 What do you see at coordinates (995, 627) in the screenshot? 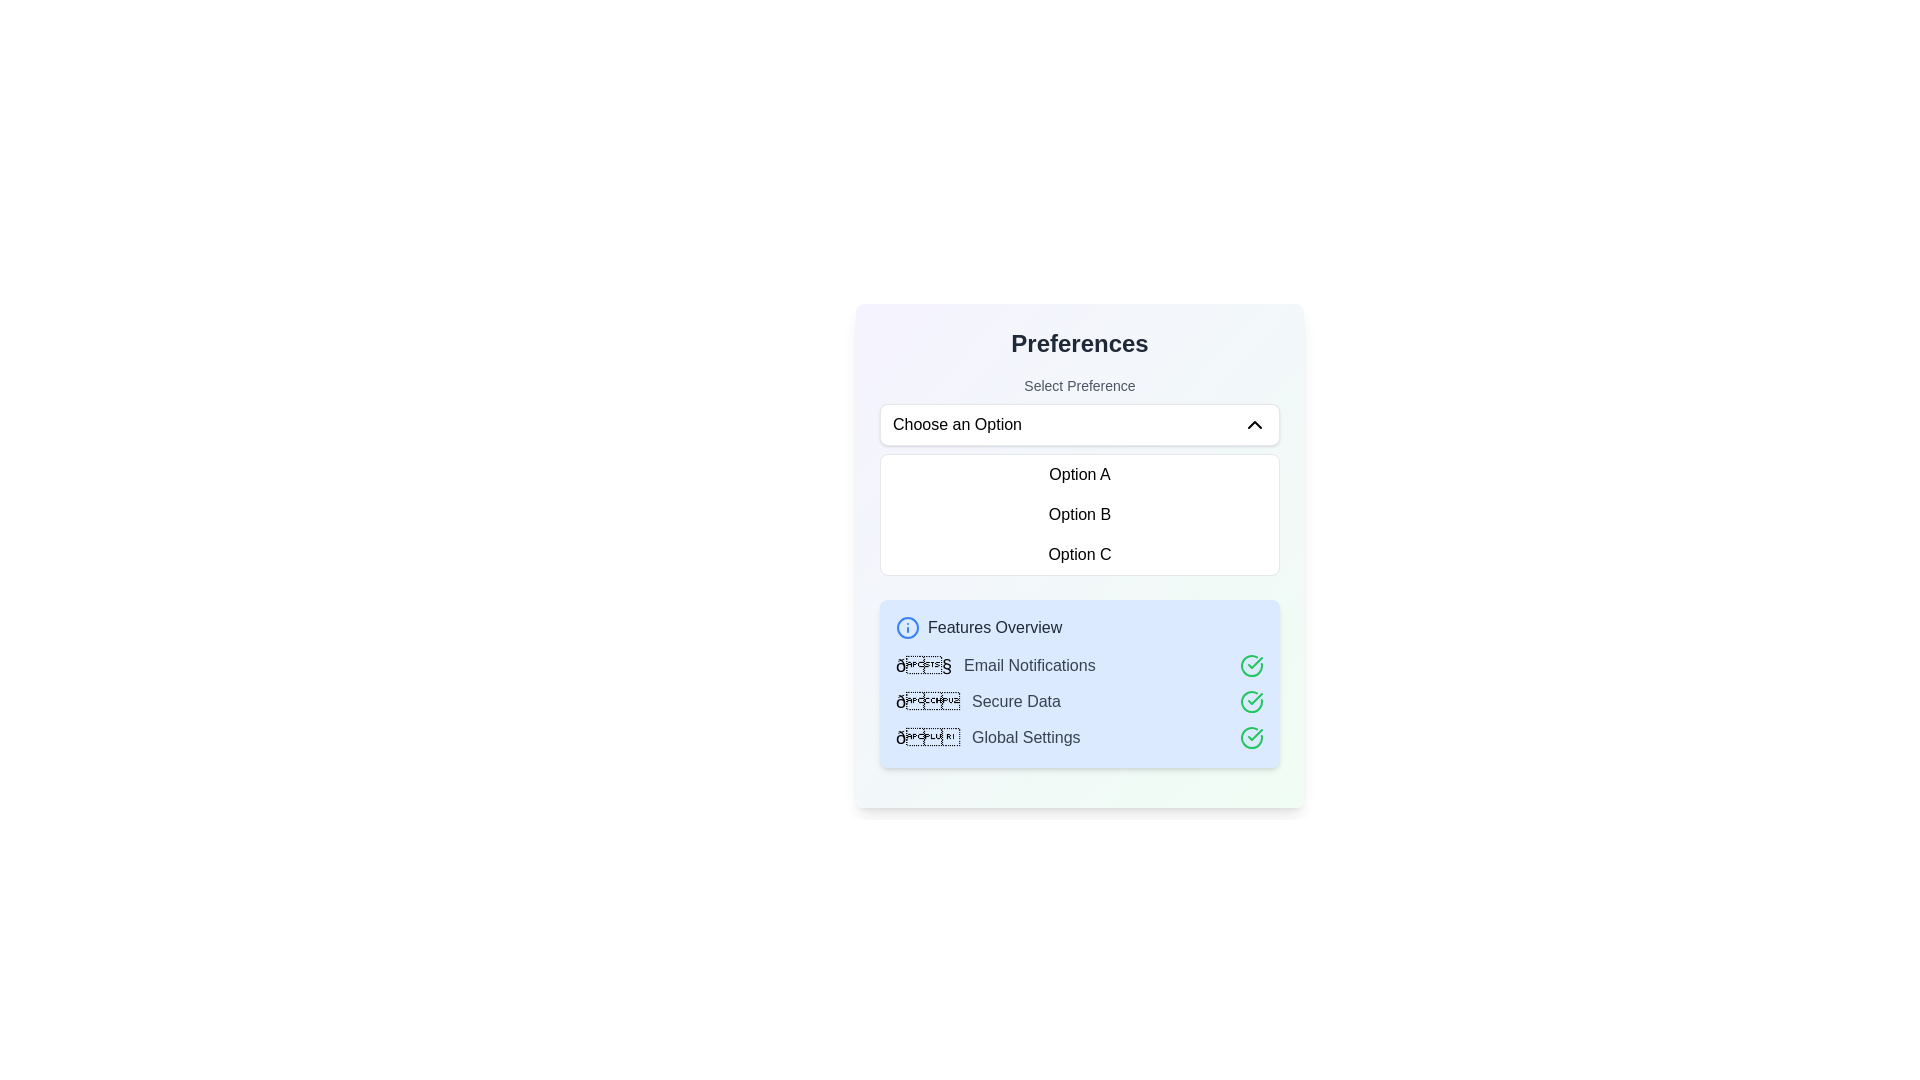
I see `the Text label located to the right of the blue information icon, which serves as a heading for a section of features` at bounding box center [995, 627].